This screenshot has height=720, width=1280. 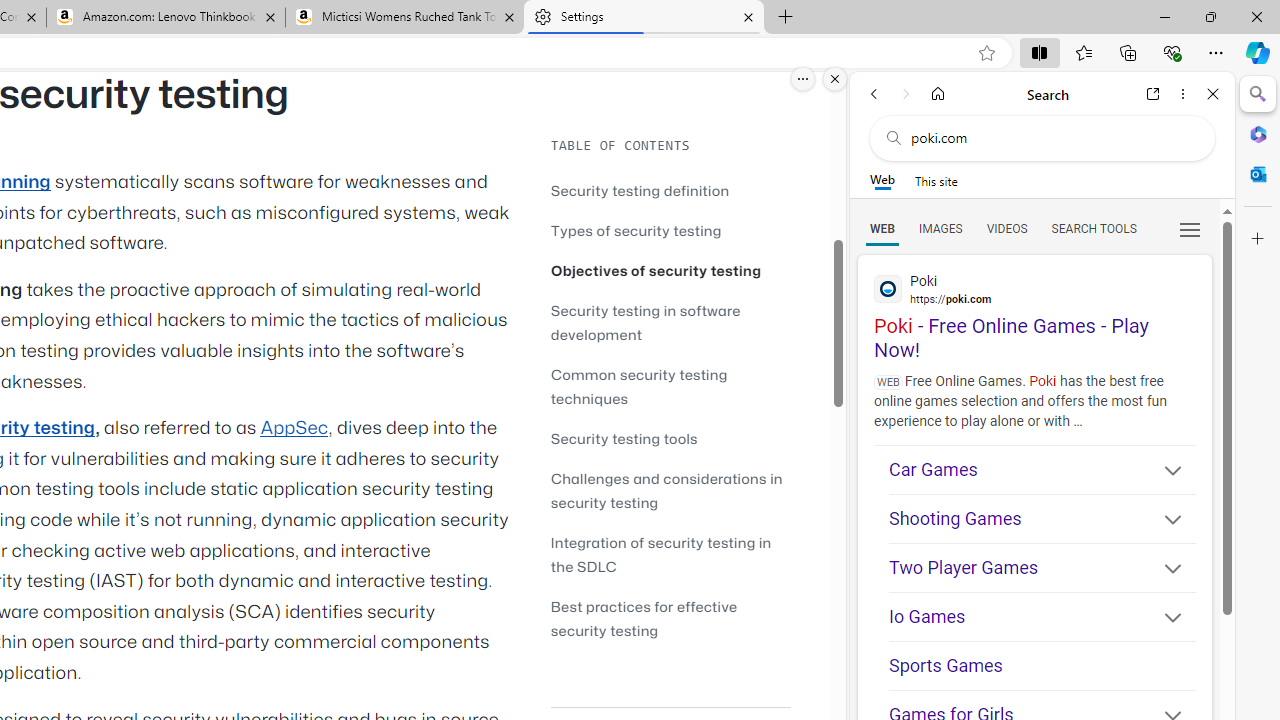 What do you see at coordinates (670, 229) in the screenshot?
I see `'Types of security testing'` at bounding box center [670, 229].